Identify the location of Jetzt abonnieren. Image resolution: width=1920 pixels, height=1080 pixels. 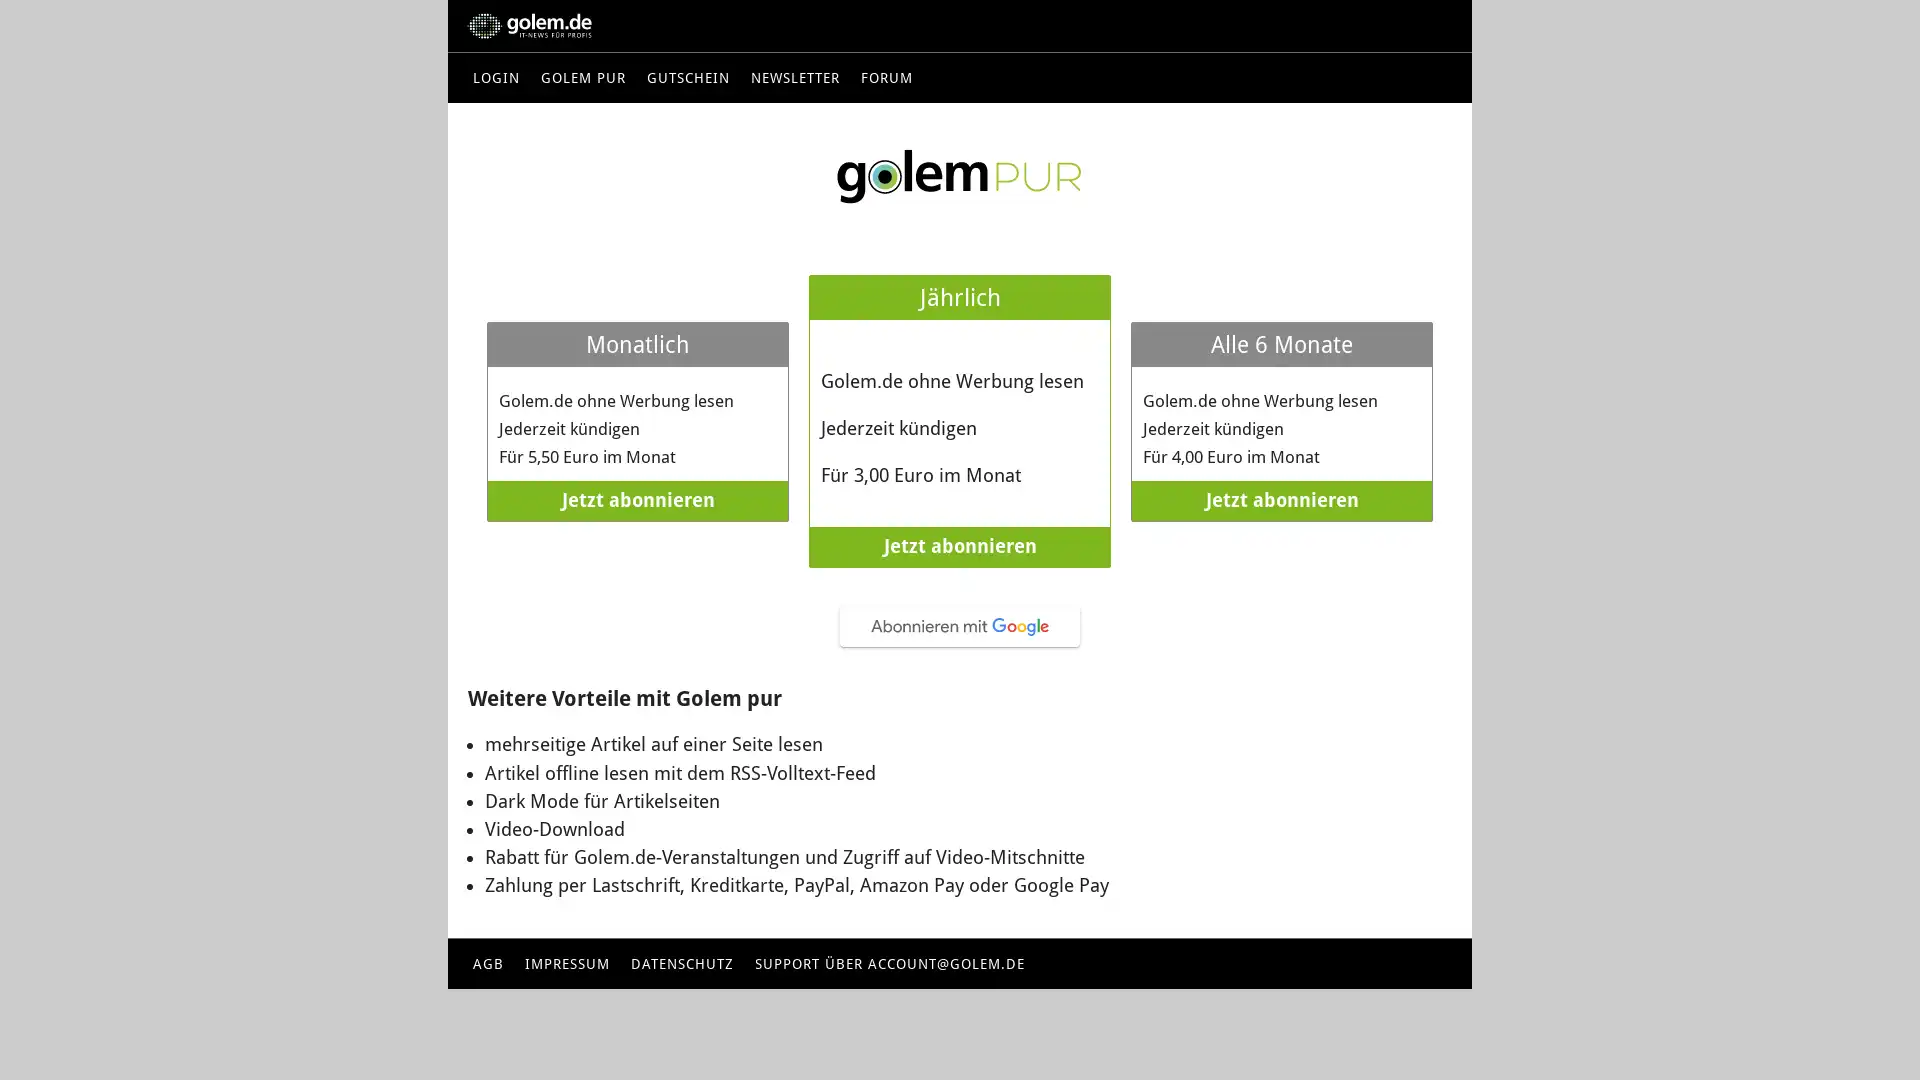
(960, 547).